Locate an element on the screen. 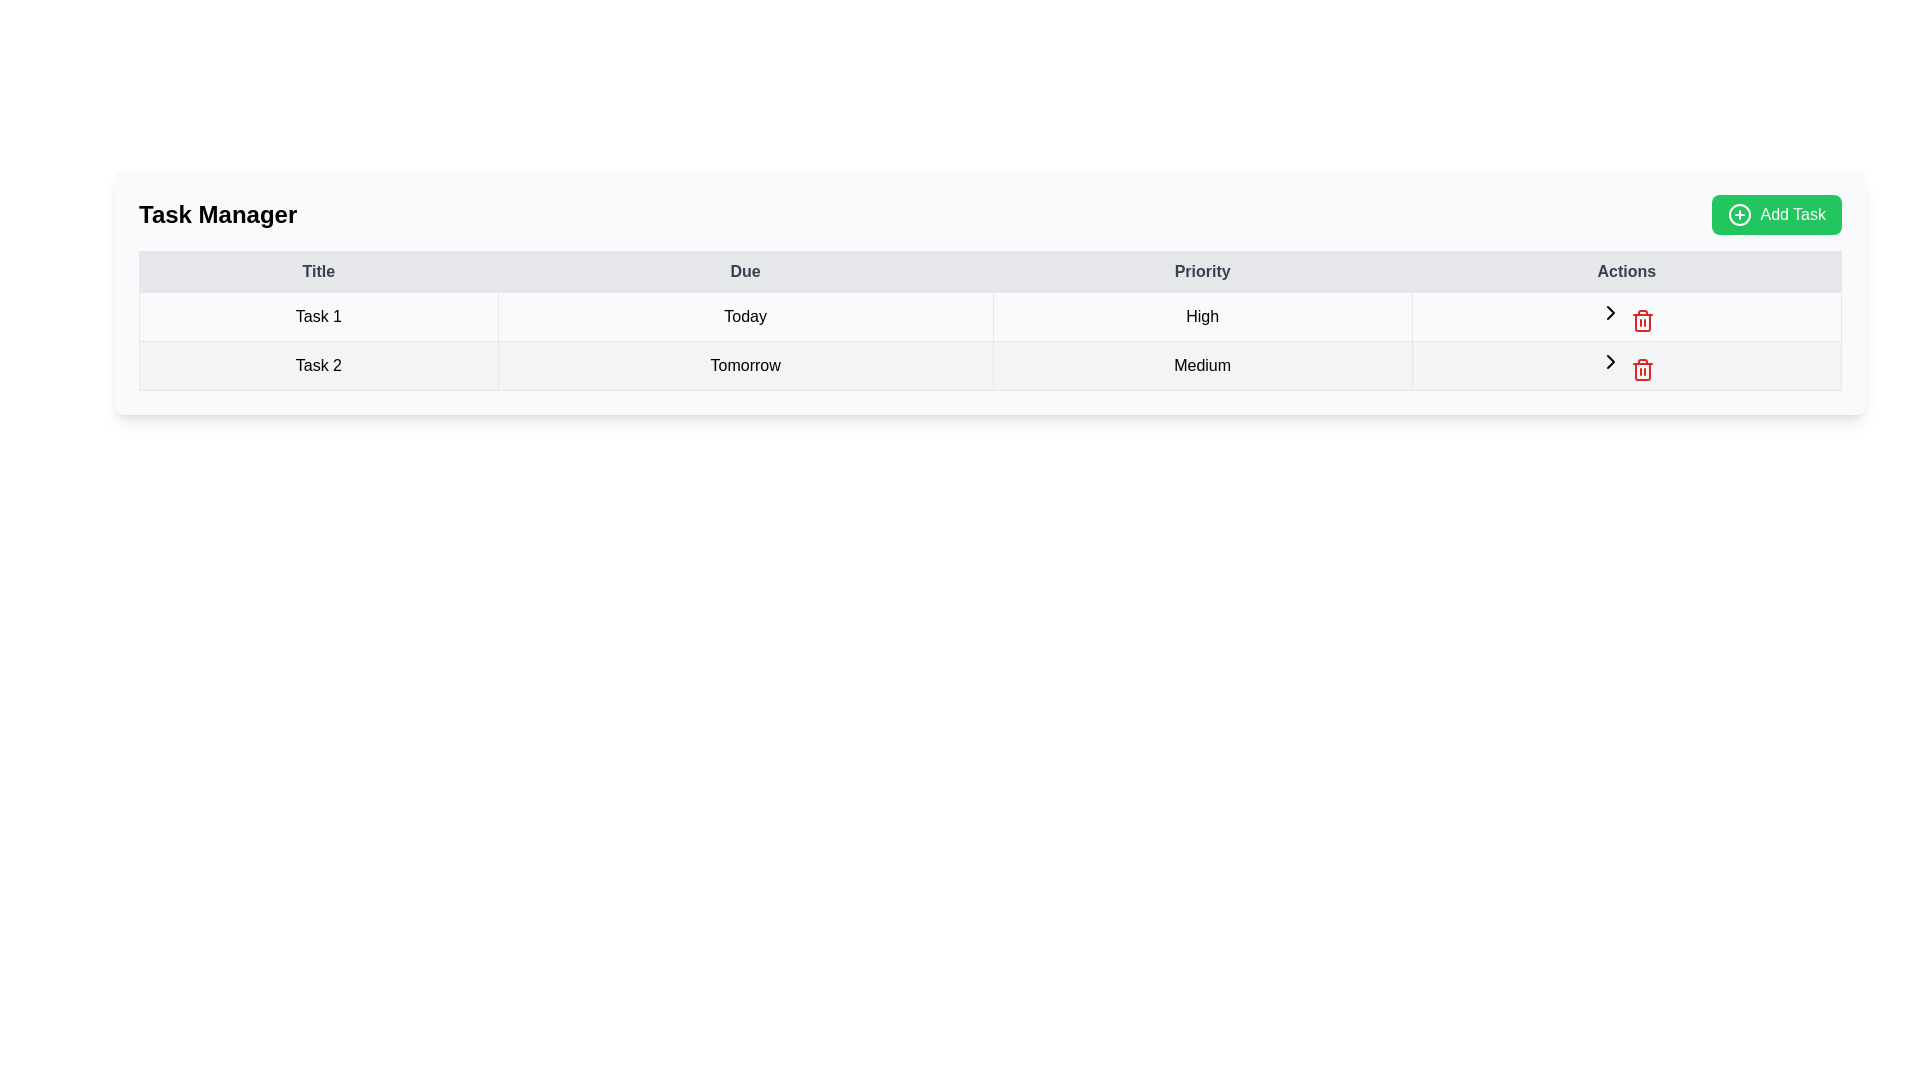  the text label displaying the due date of the task, which is the middle cell in the second row of the table, positioned between 'Task 2' and 'Medium' is located at coordinates (744, 365).